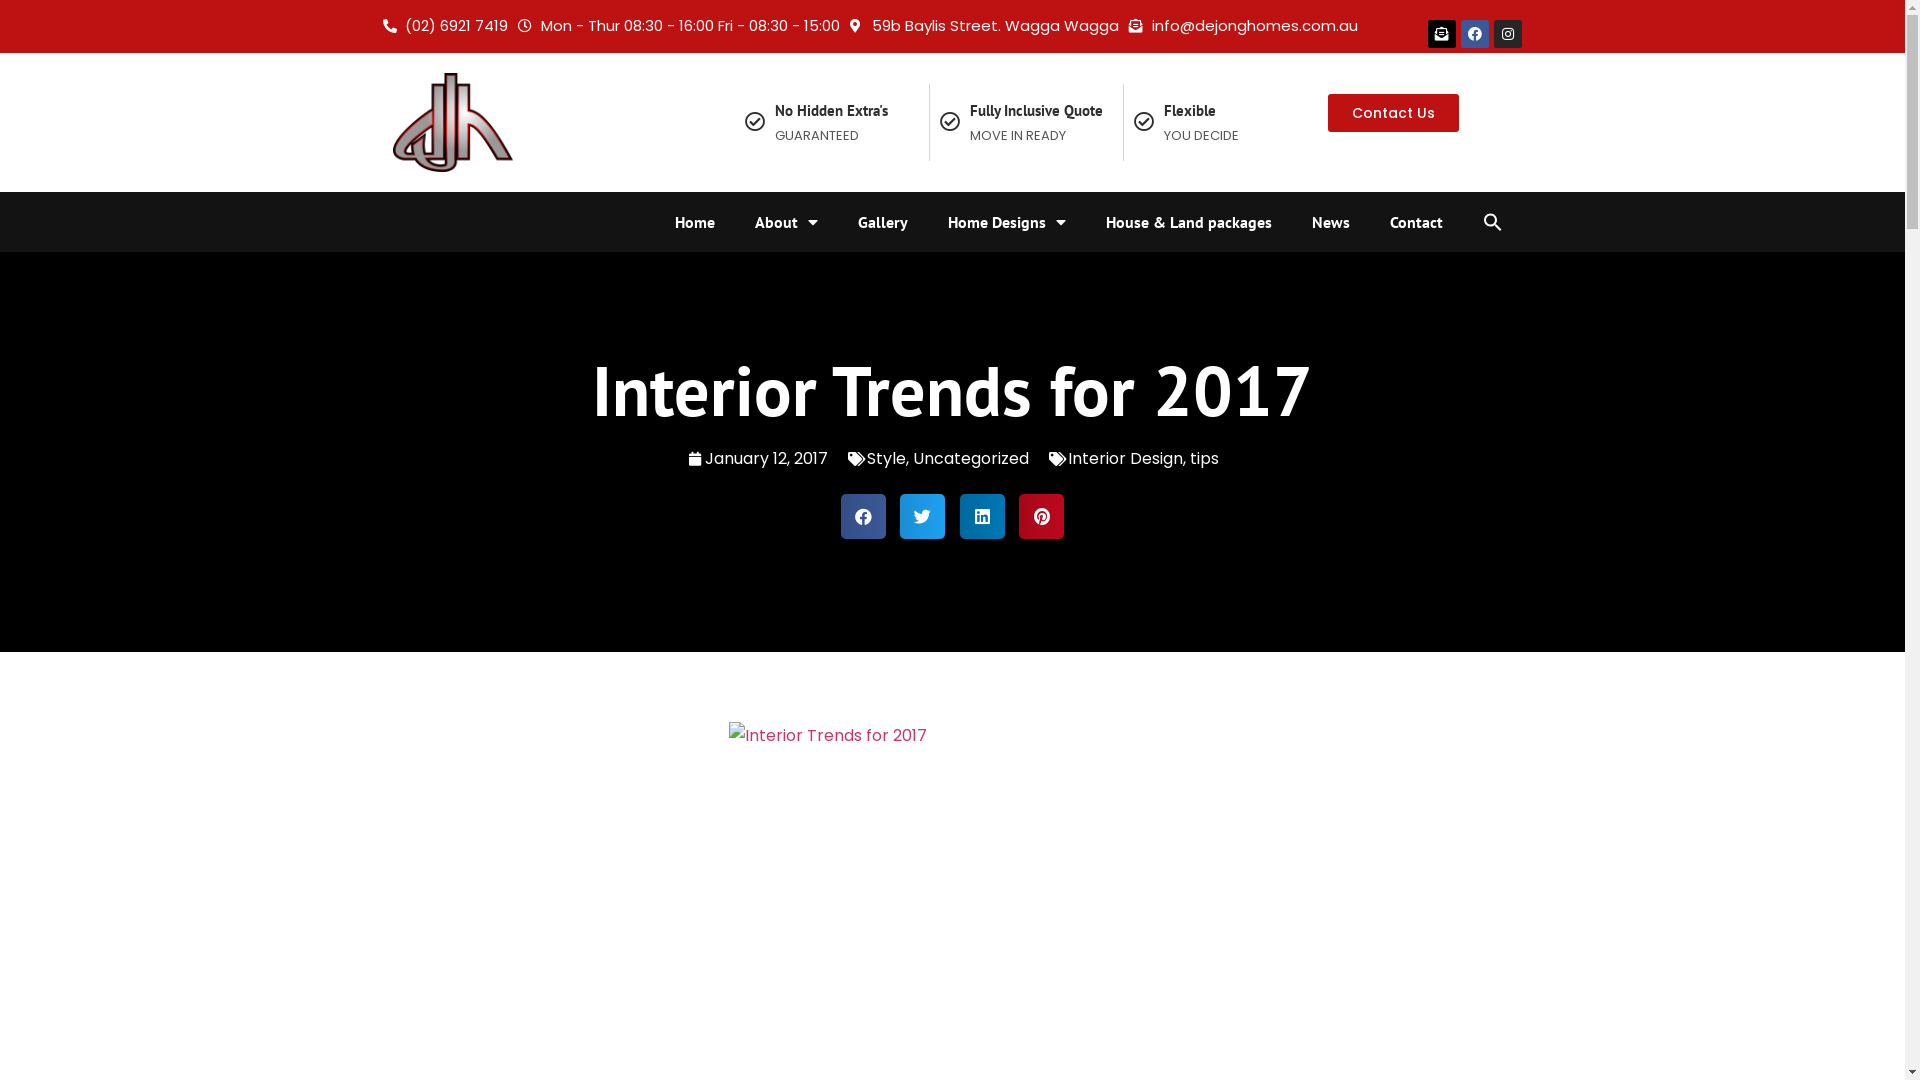 This screenshot has width=1920, height=1080. Describe the element at coordinates (926, 222) in the screenshot. I see `'Home Designs'` at that location.